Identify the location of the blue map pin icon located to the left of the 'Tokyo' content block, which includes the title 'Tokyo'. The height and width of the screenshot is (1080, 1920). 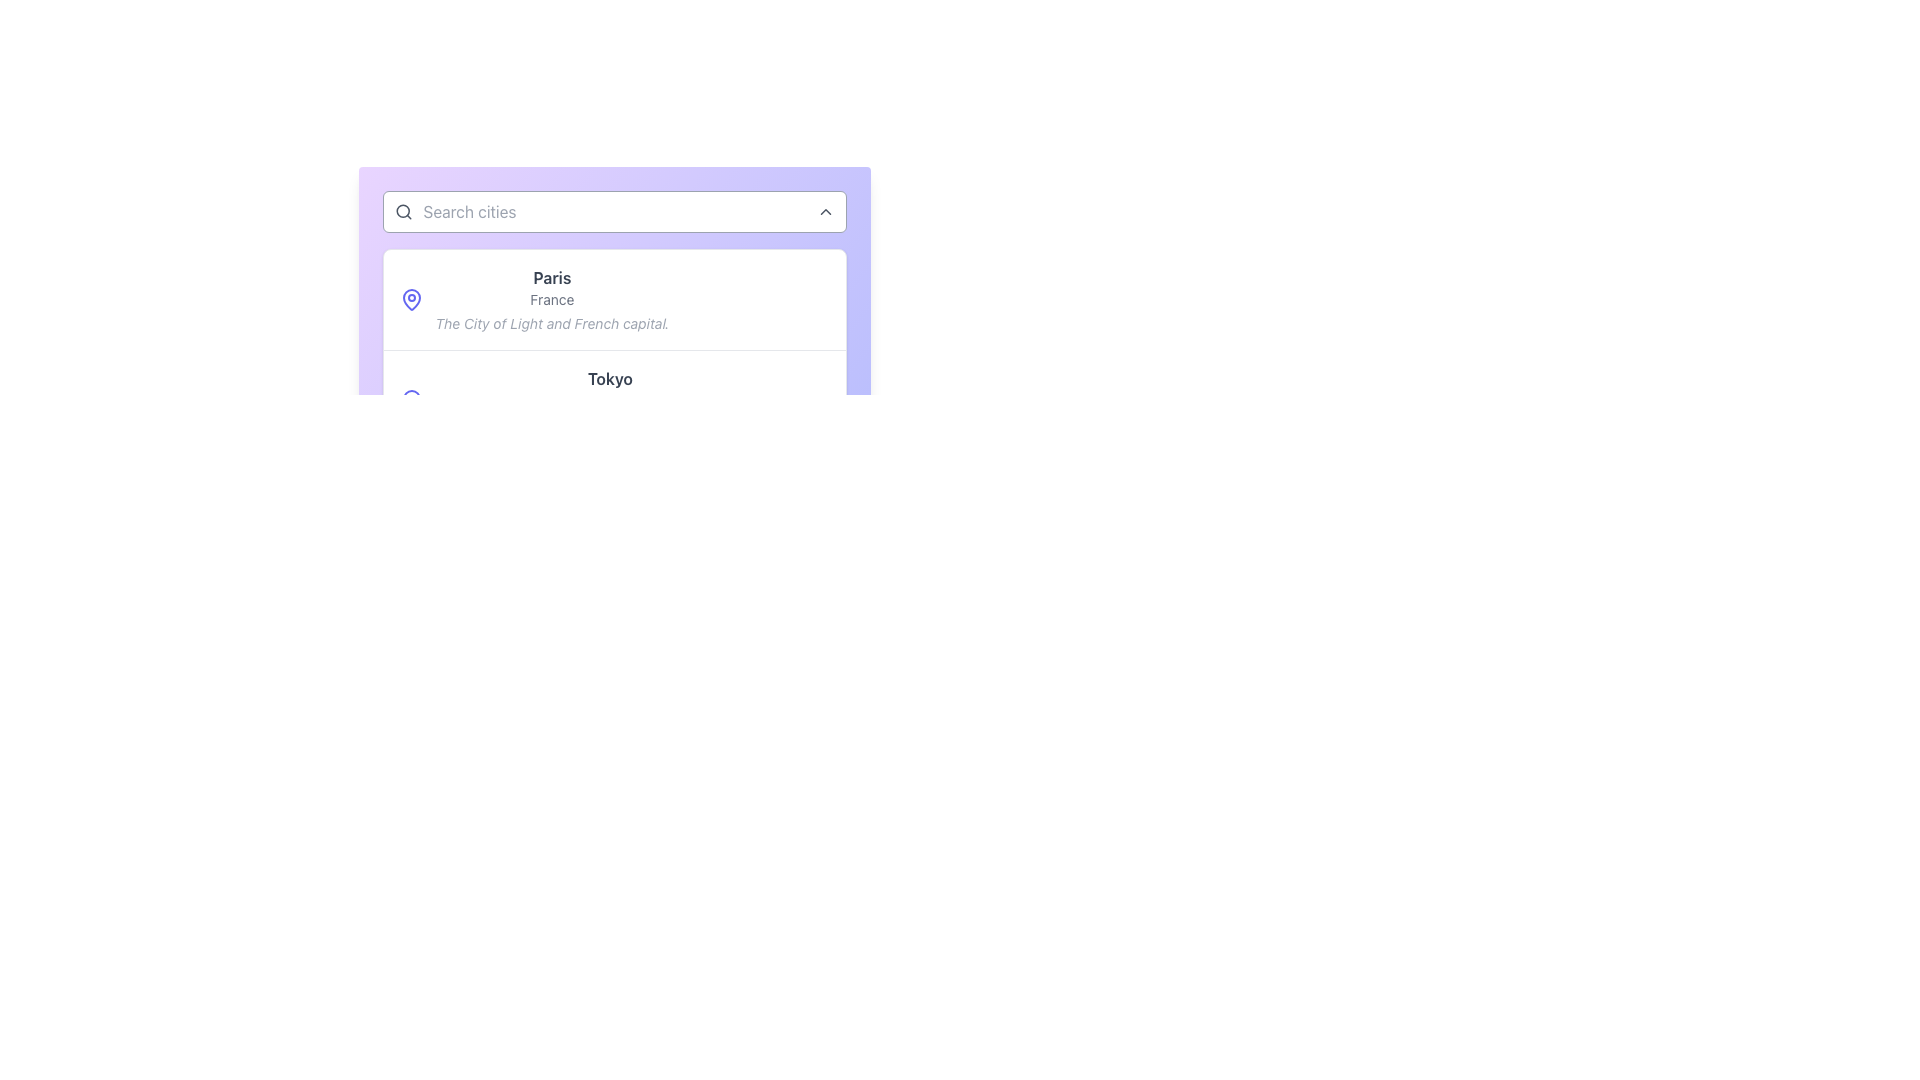
(410, 401).